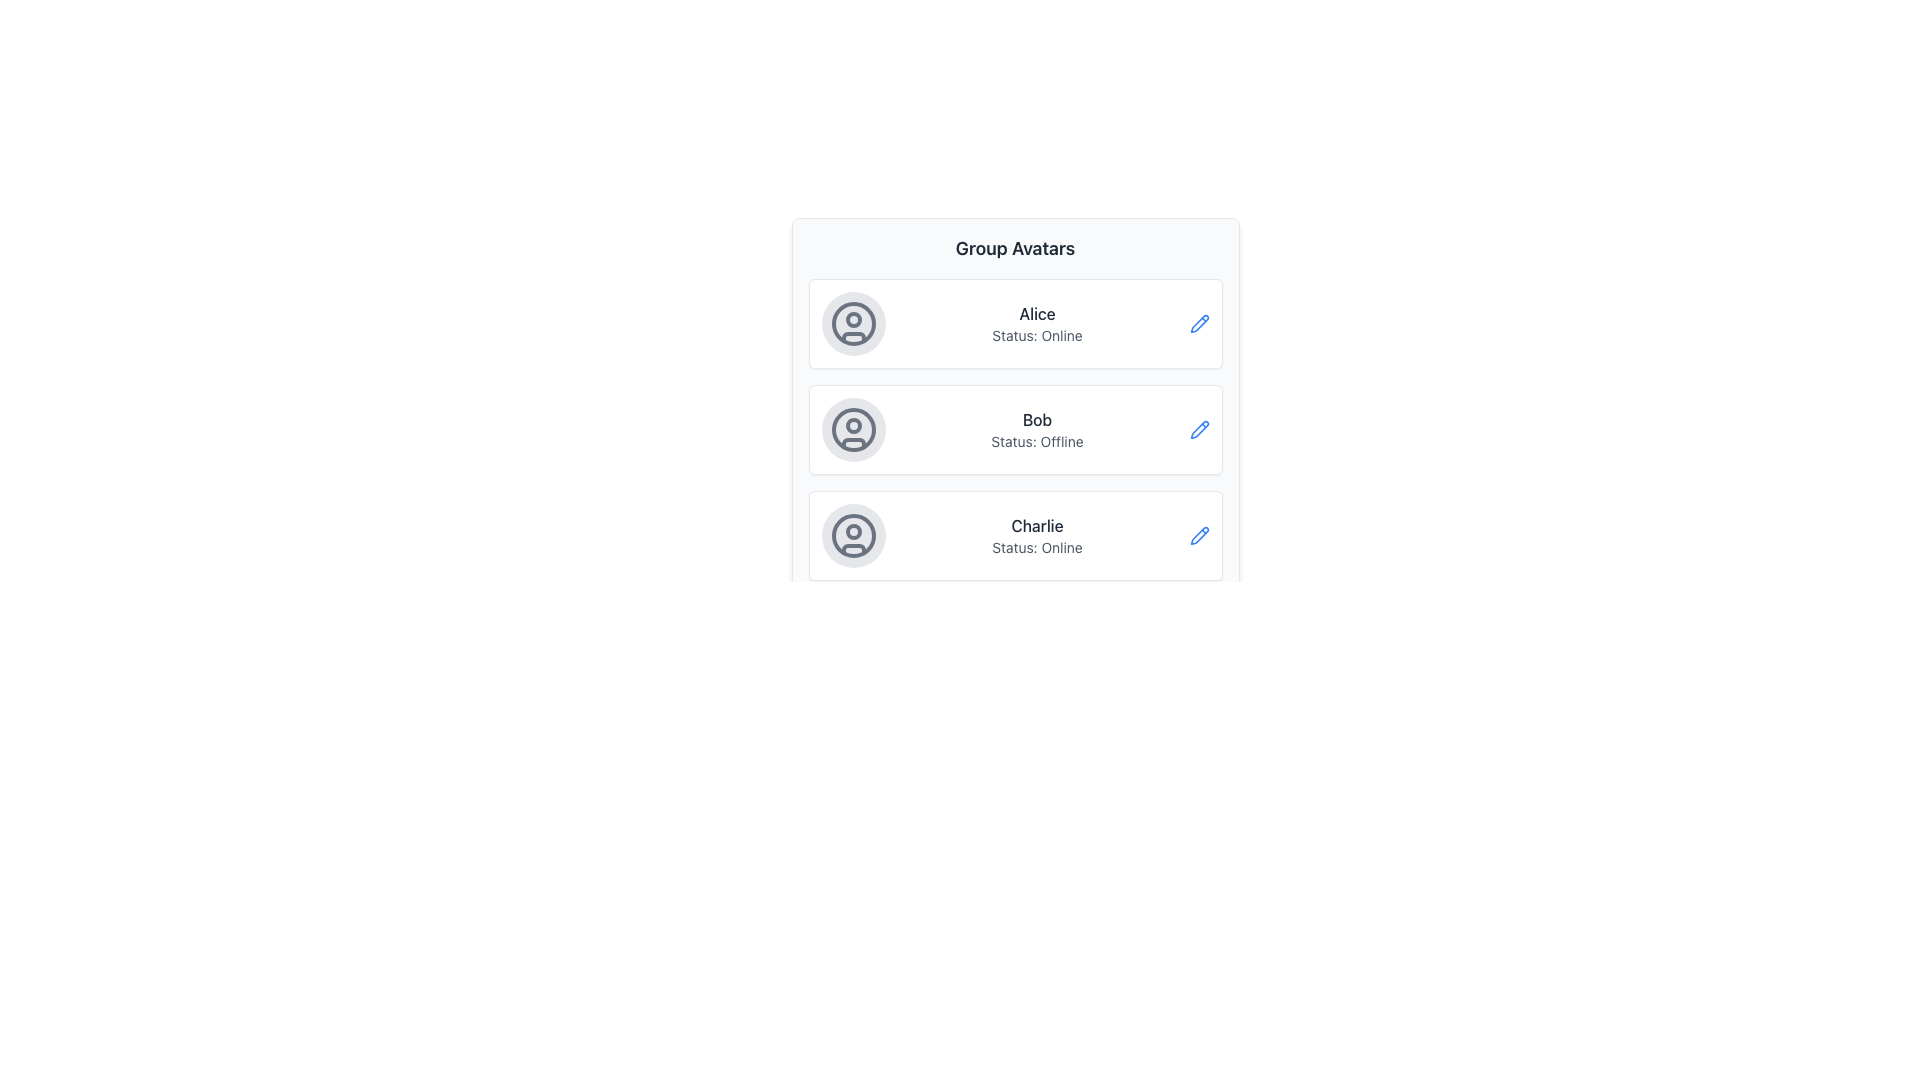 The image size is (1920, 1080). I want to click on the small blue pen icon located in the top-right corner of the card labeled 'Alice', so click(1199, 323).